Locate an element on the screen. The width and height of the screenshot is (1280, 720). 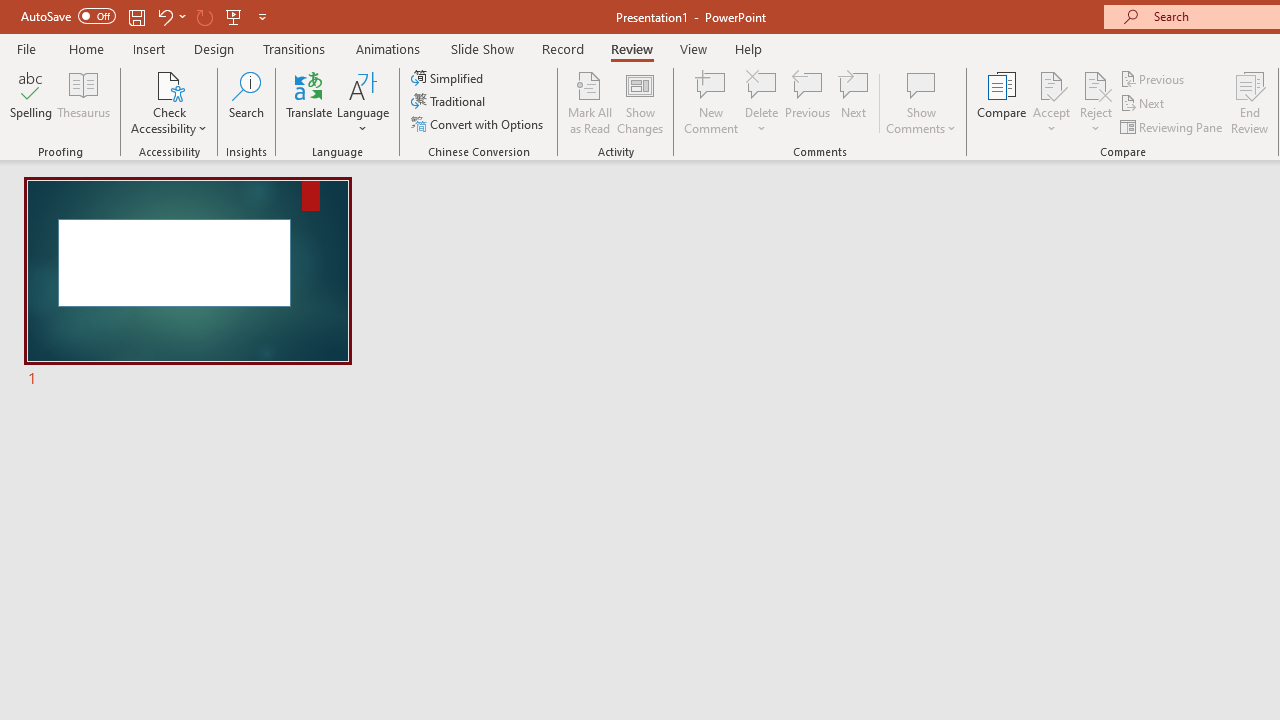
'Convert with Options...' is located at coordinates (478, 124).